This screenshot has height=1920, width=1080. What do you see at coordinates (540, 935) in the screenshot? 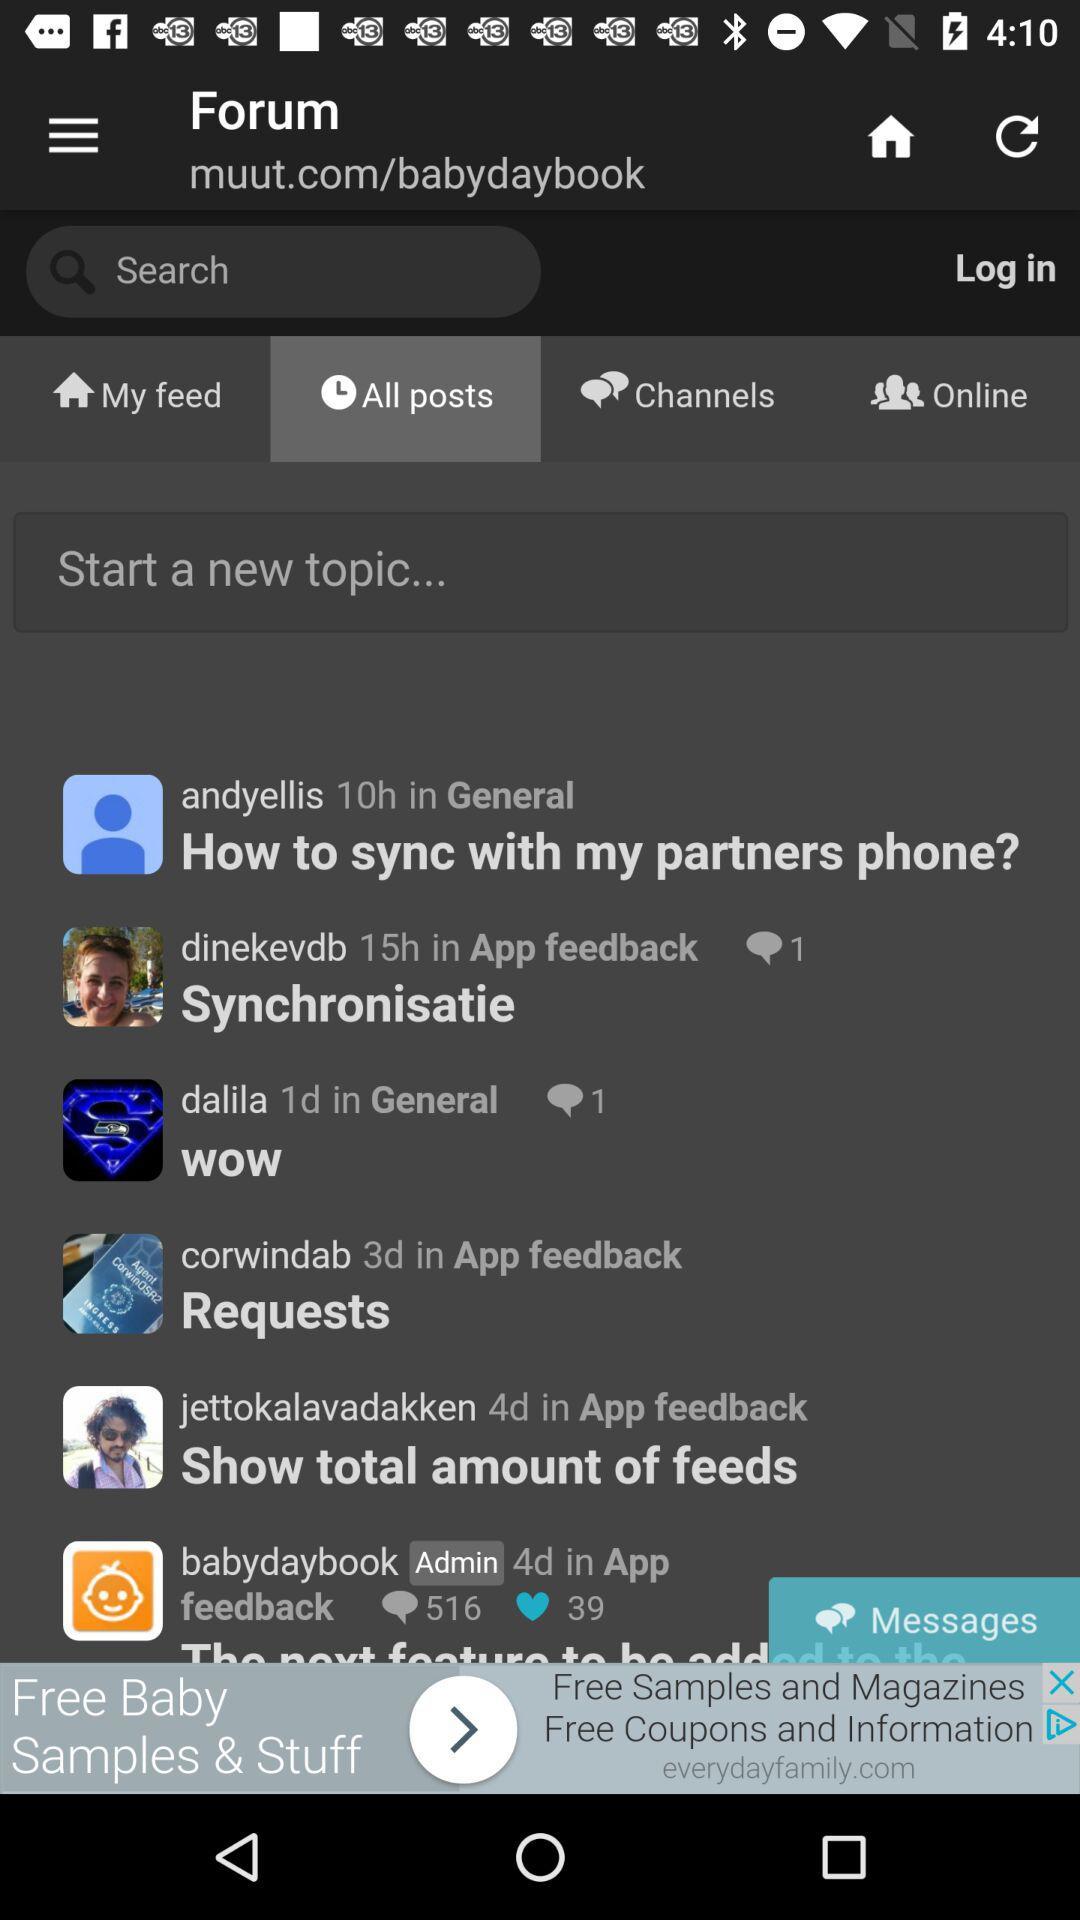
I see `description` at bounding box center [540, 935].